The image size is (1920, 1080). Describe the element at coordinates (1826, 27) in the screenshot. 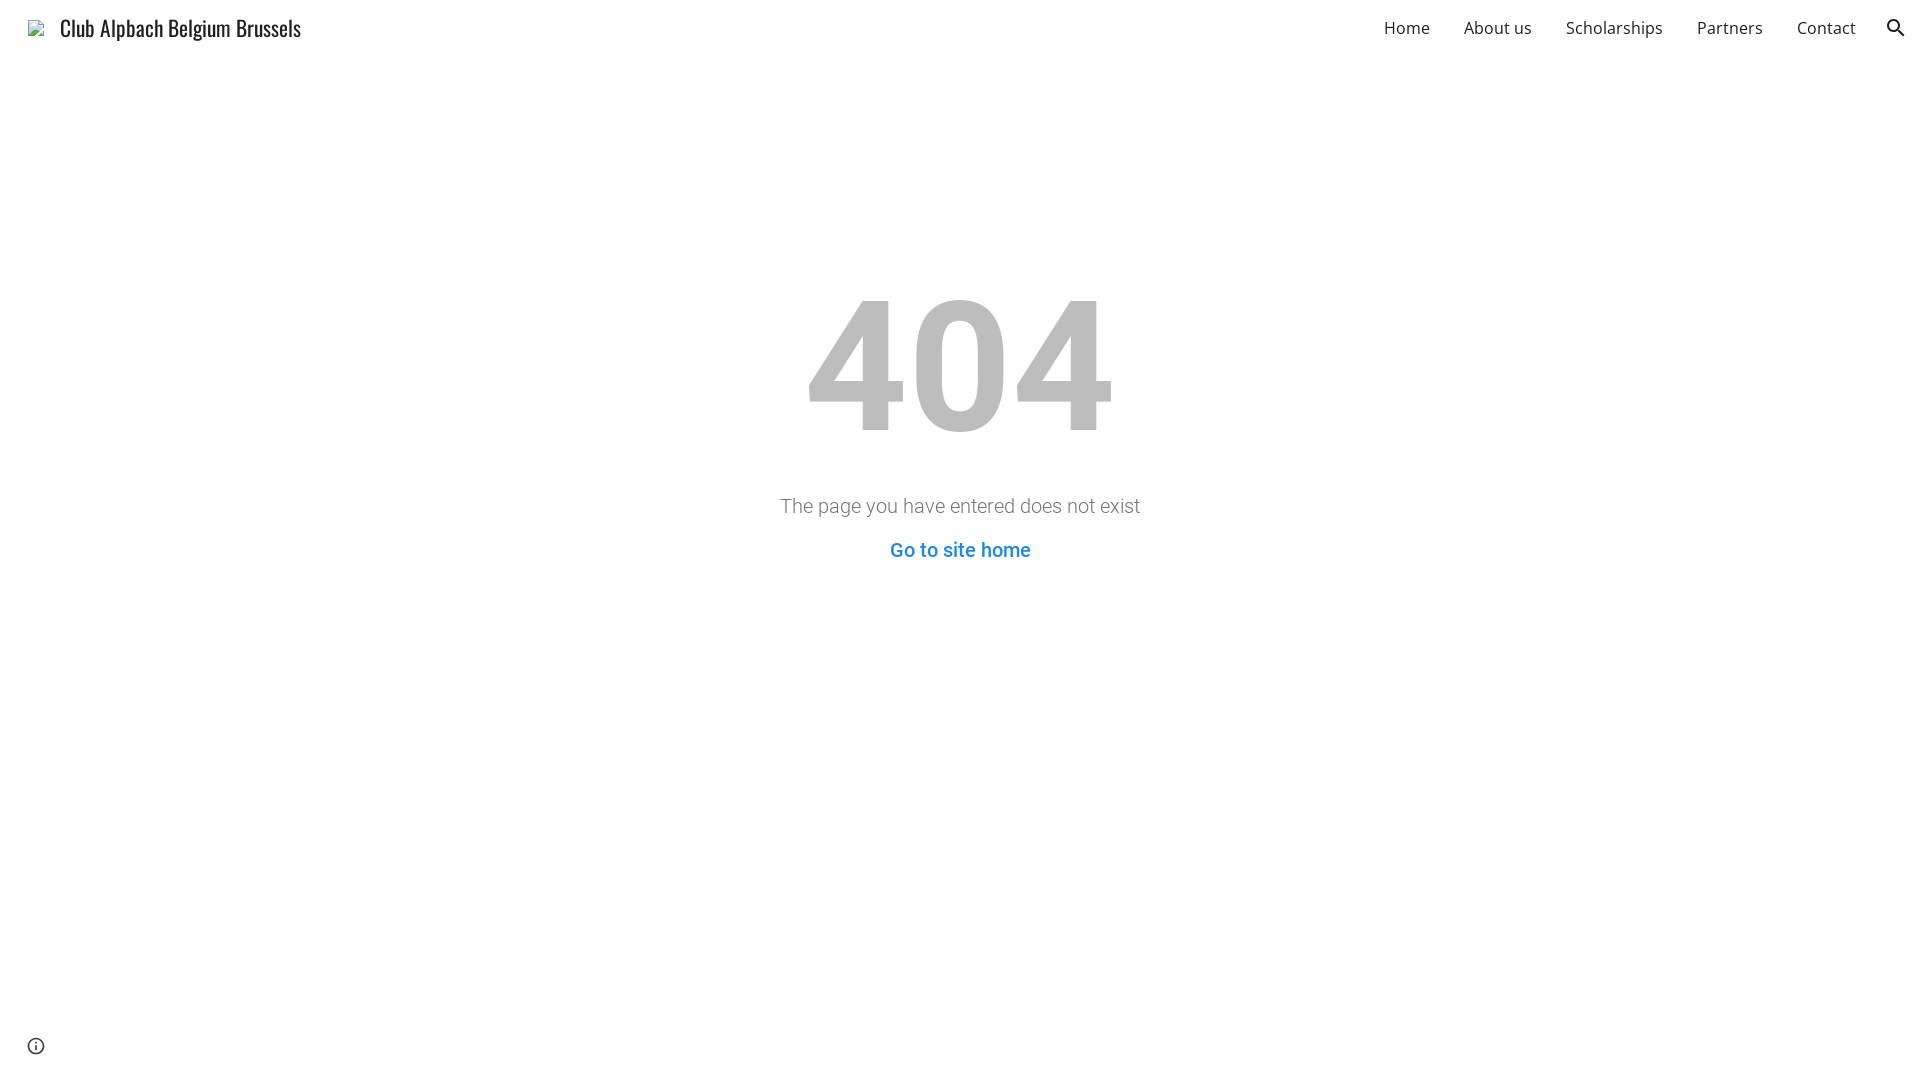

I see `'Contact'` at that location.